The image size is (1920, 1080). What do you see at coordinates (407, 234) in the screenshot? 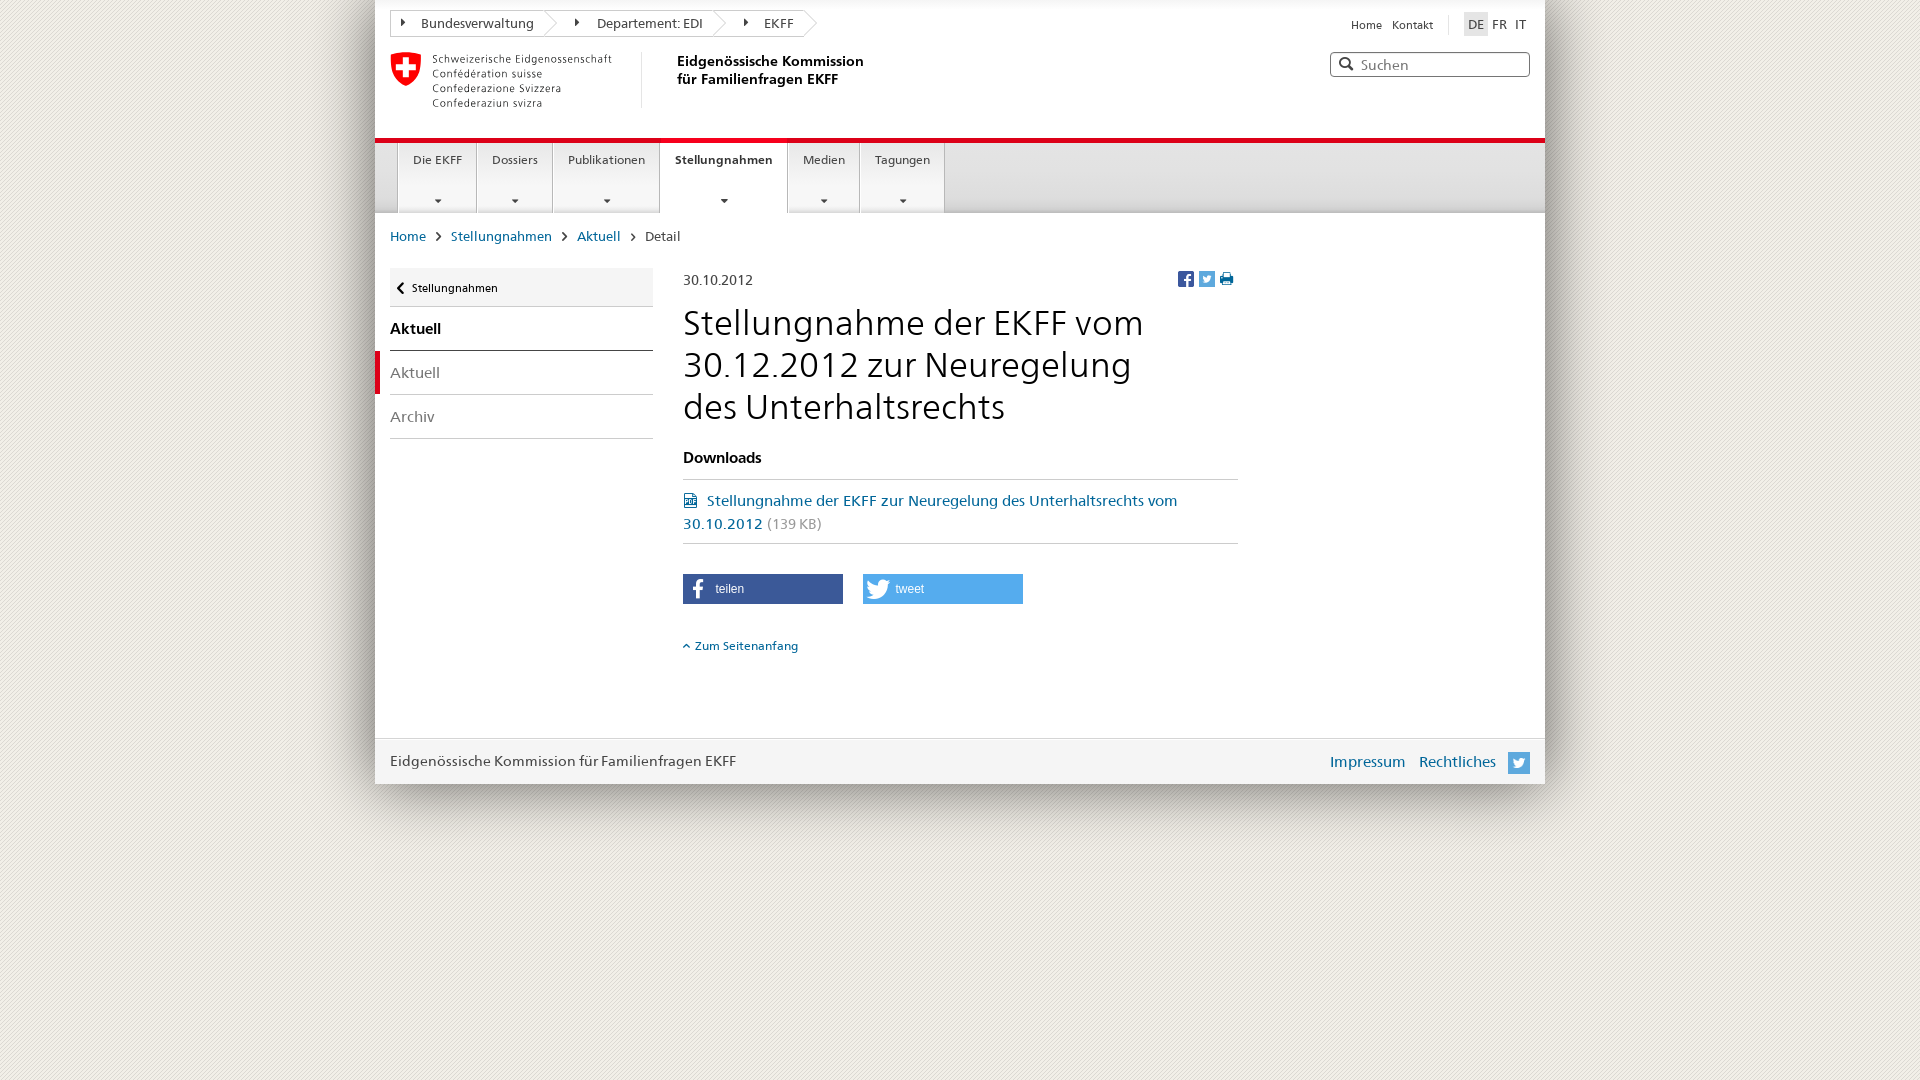
I see `'Home'` at bounding box center [407, 234].